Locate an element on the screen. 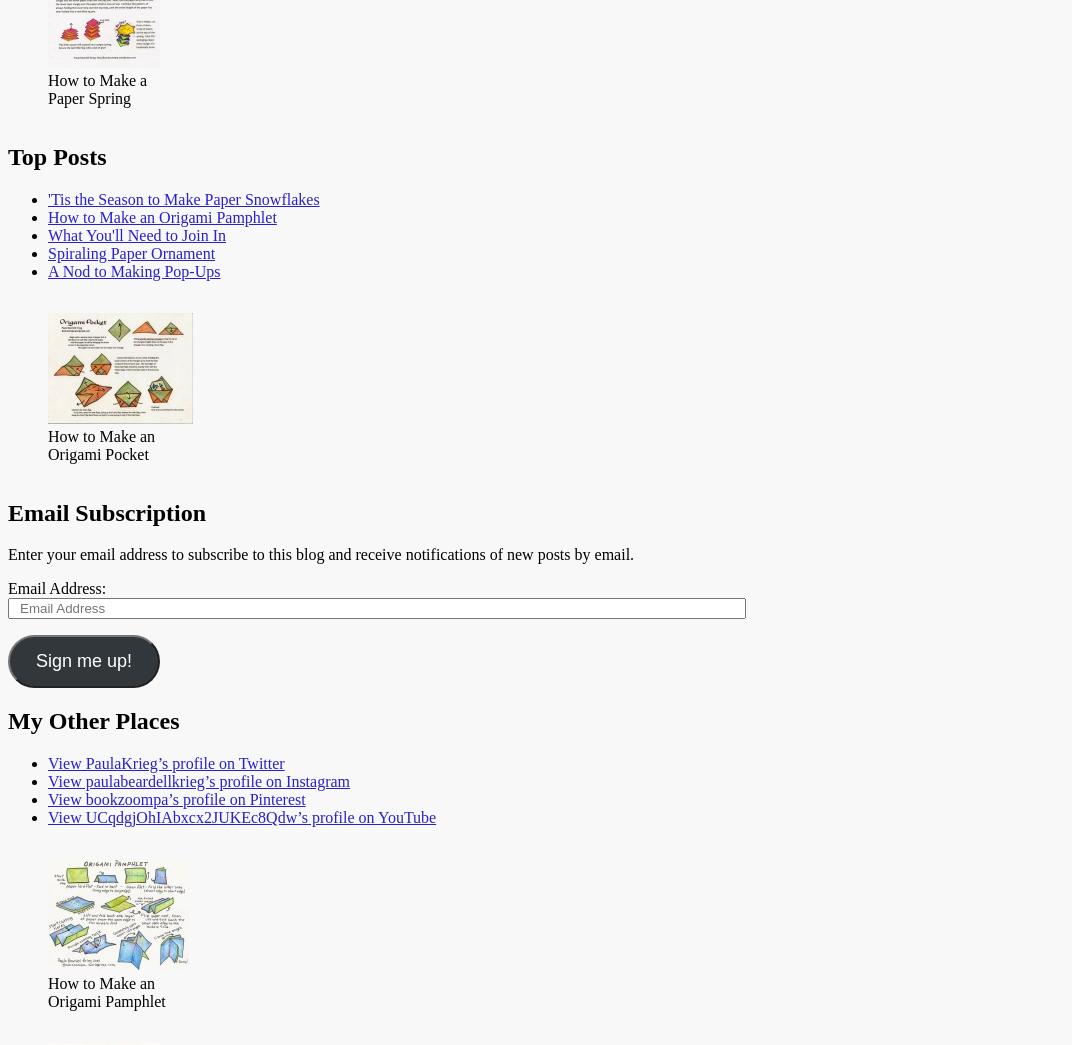 This screenshot has height=1045, width=1072. 'View PaulaKrieg’s profile on Twitter' is located at coordinates (165, 763).